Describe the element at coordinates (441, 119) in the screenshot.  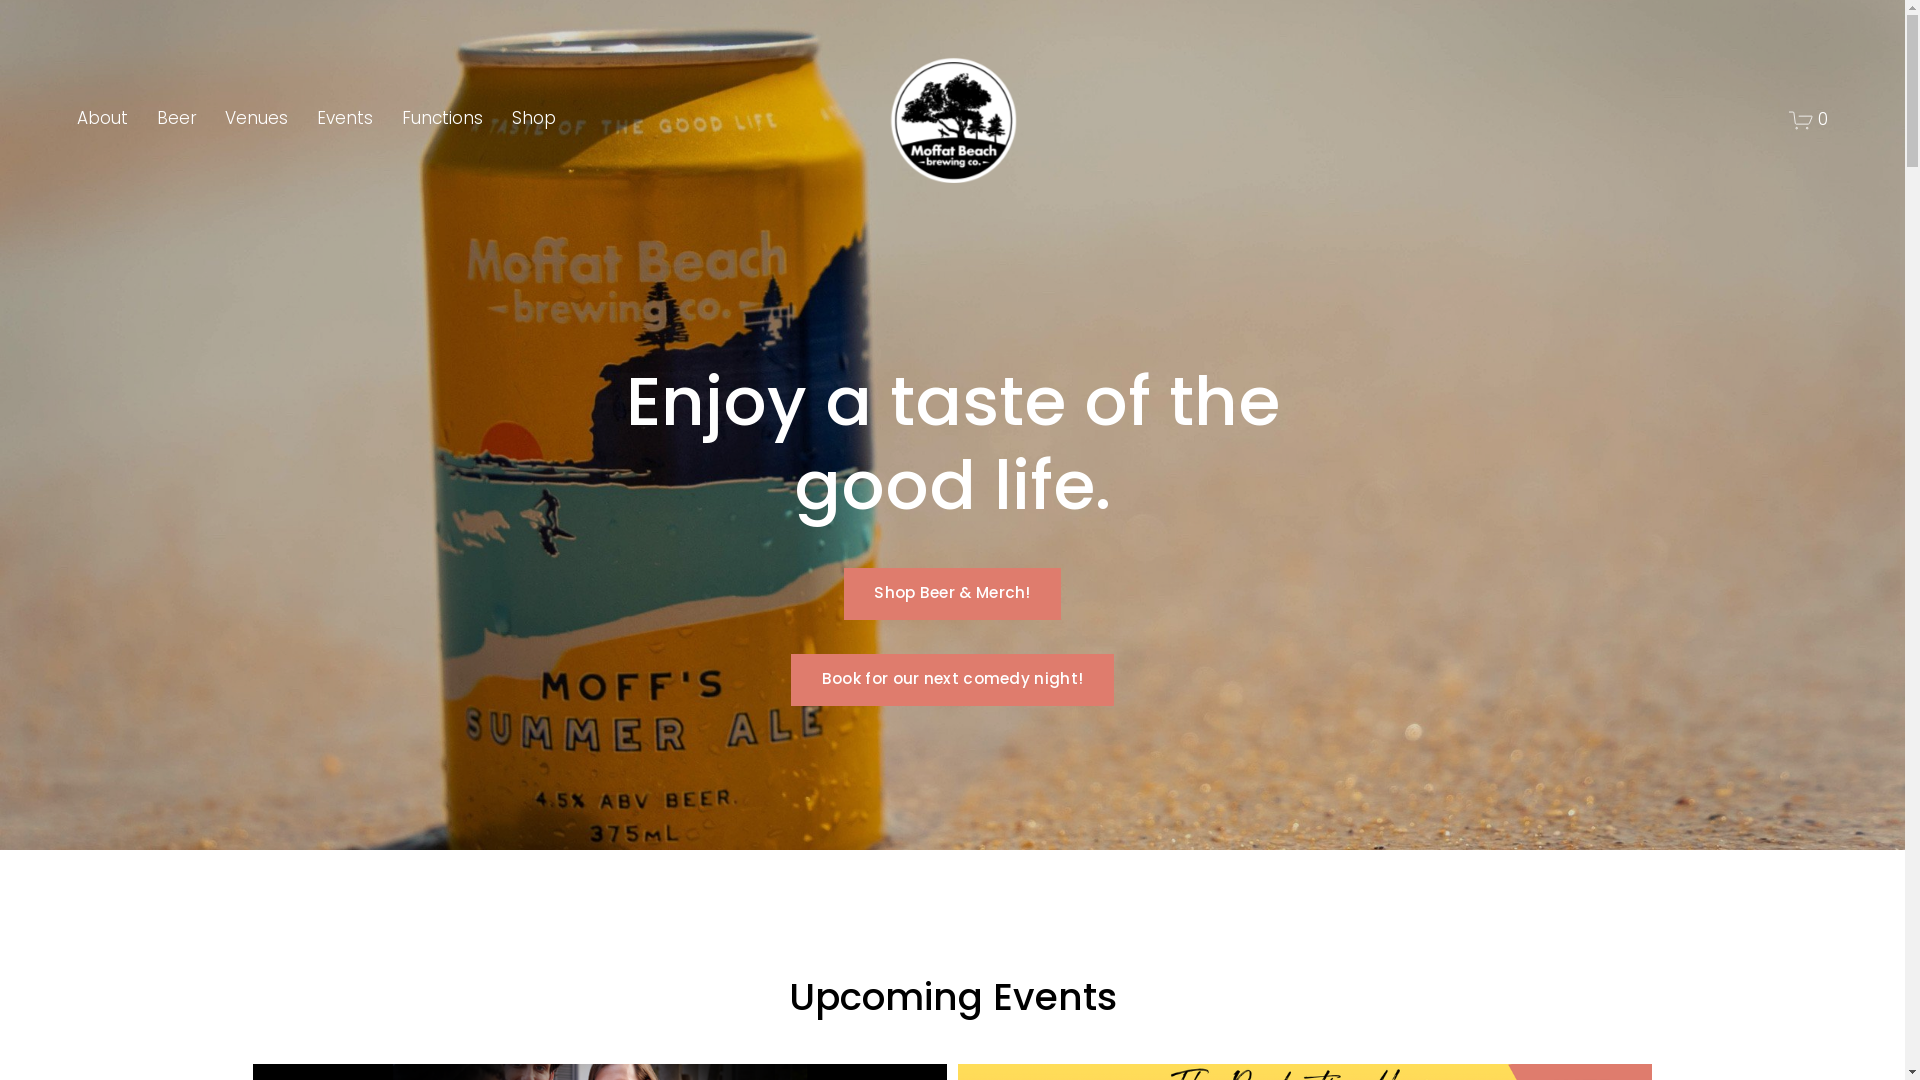
I see `'Functions'` at that location.